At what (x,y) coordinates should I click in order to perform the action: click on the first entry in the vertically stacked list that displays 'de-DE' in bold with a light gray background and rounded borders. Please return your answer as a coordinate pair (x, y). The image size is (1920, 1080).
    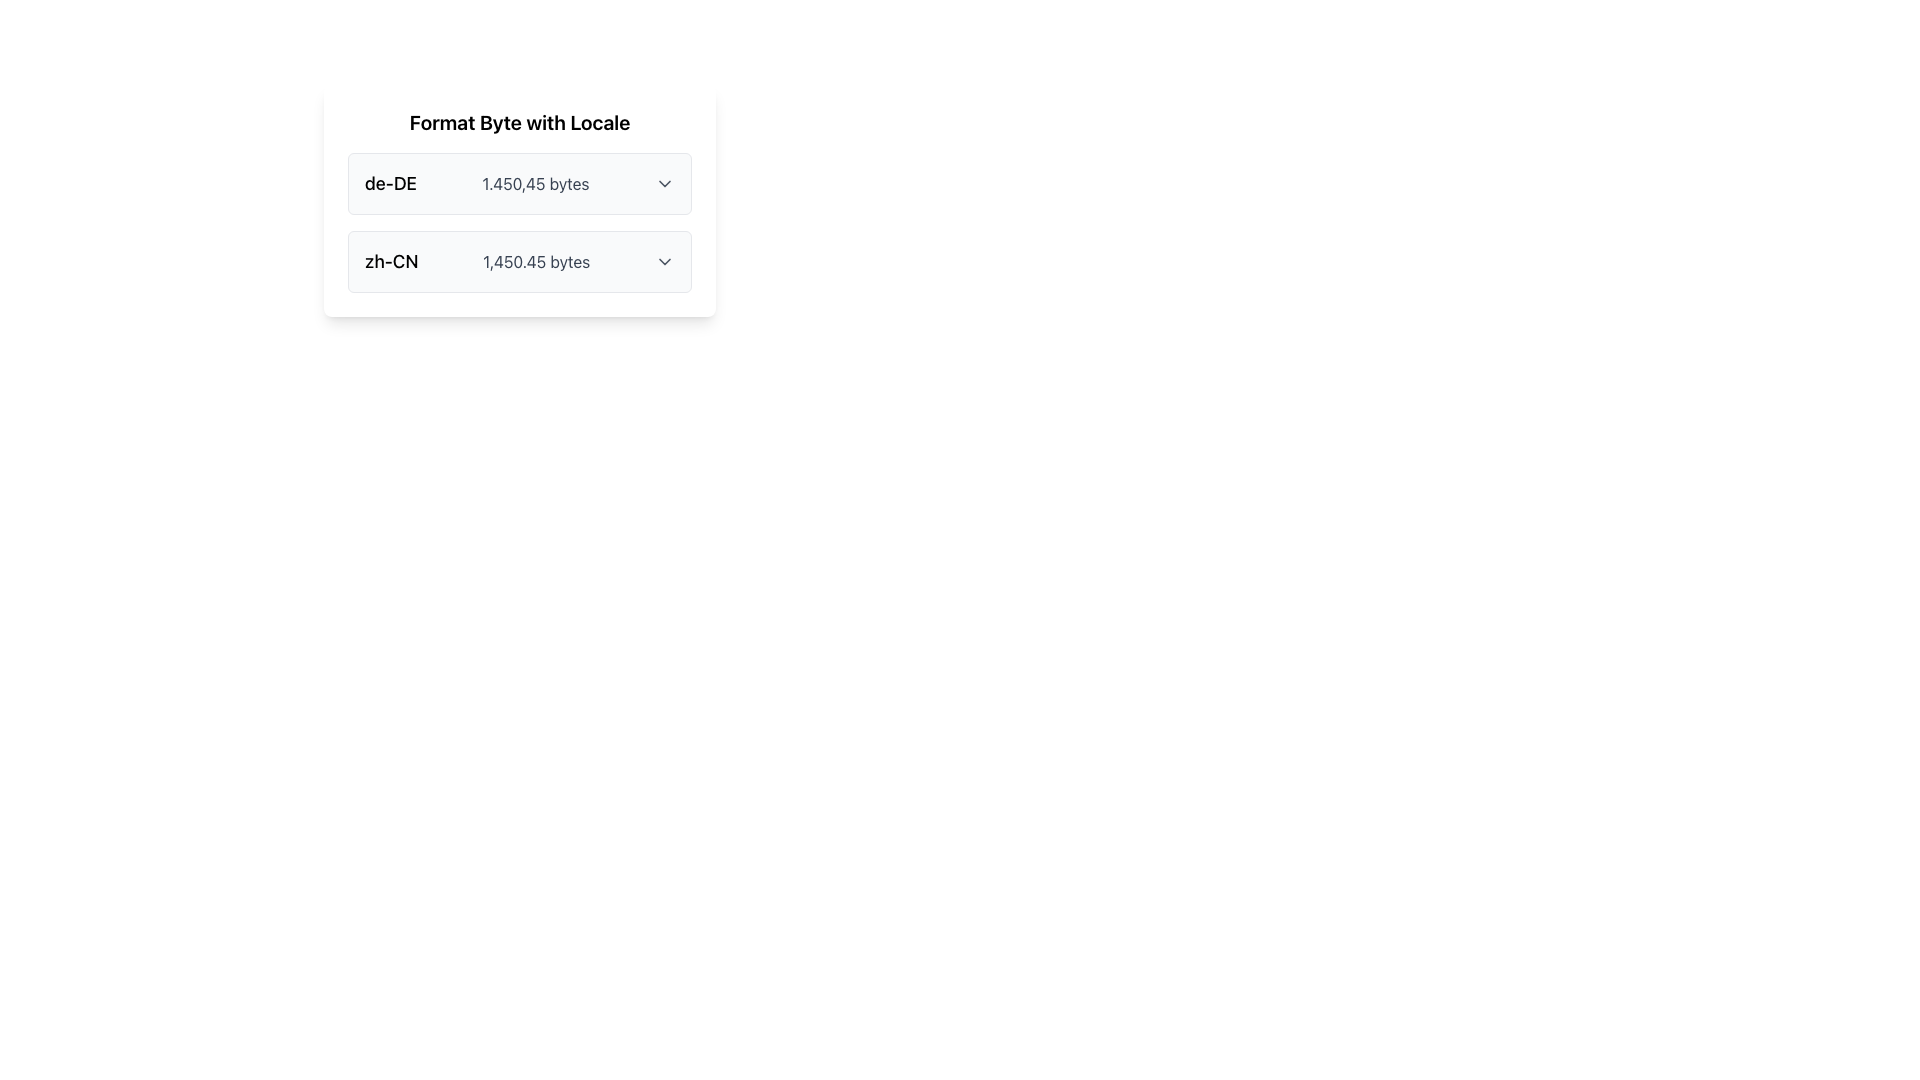
    Looking at the image, I should click on (519, 184).